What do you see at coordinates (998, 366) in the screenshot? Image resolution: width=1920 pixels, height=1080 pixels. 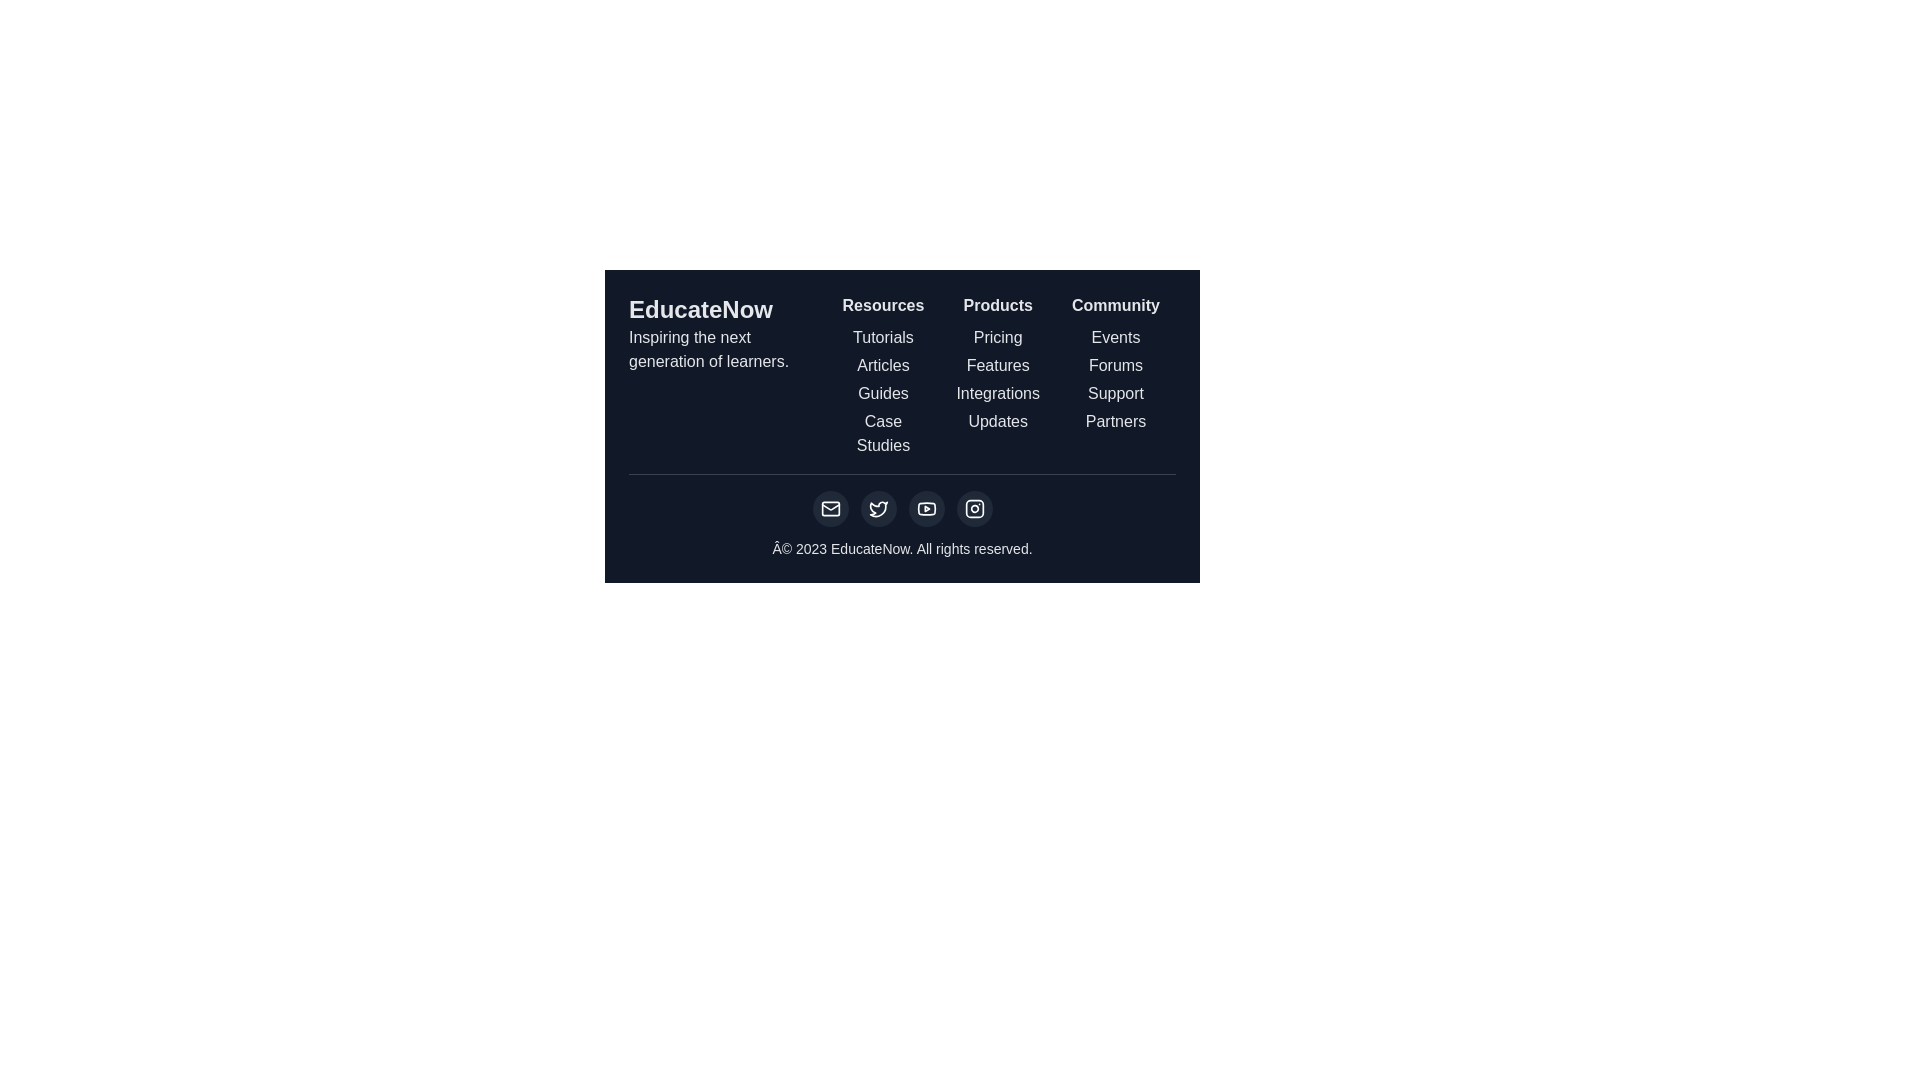 I see `the 'Features' hyperlink, which is the second item in the vertical list under the 'Products' column` at bounding box center [998, 366].